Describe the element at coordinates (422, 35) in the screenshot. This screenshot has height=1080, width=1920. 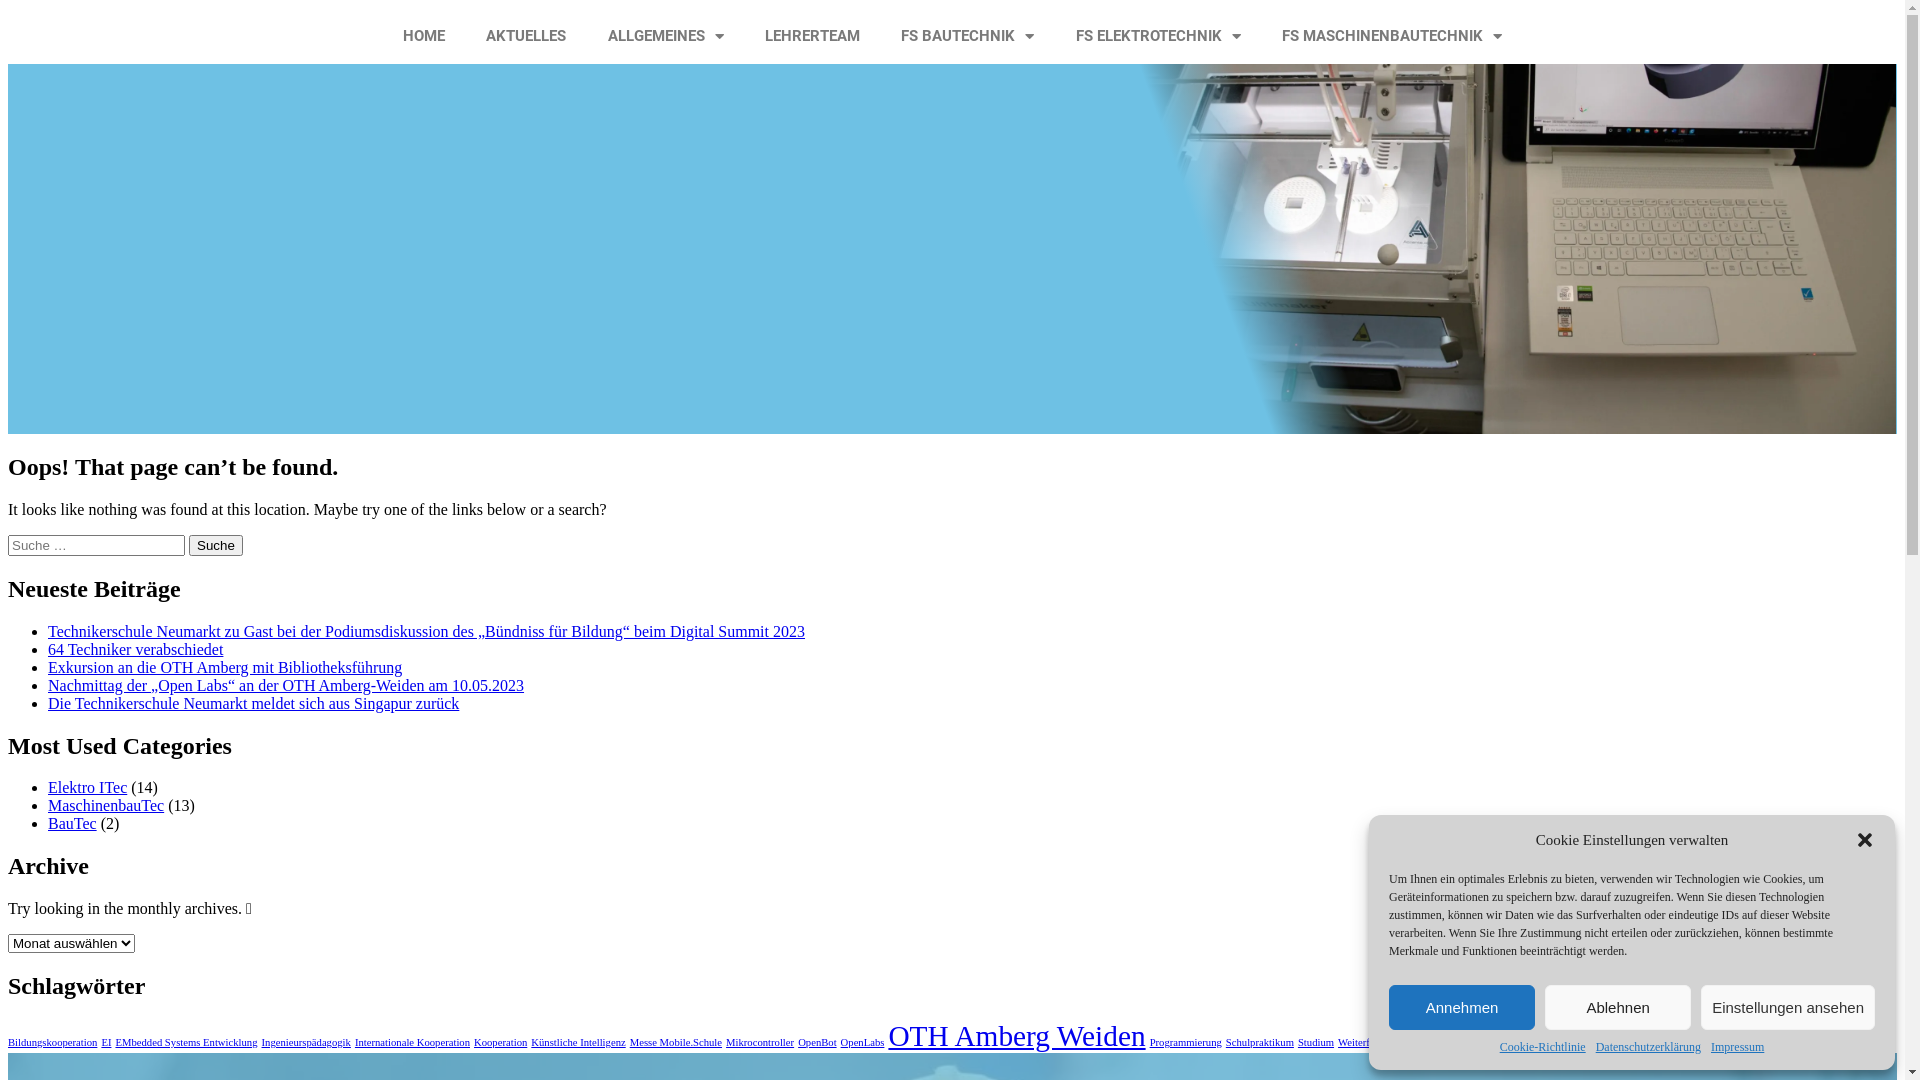
I see `'HOME'` at that location.